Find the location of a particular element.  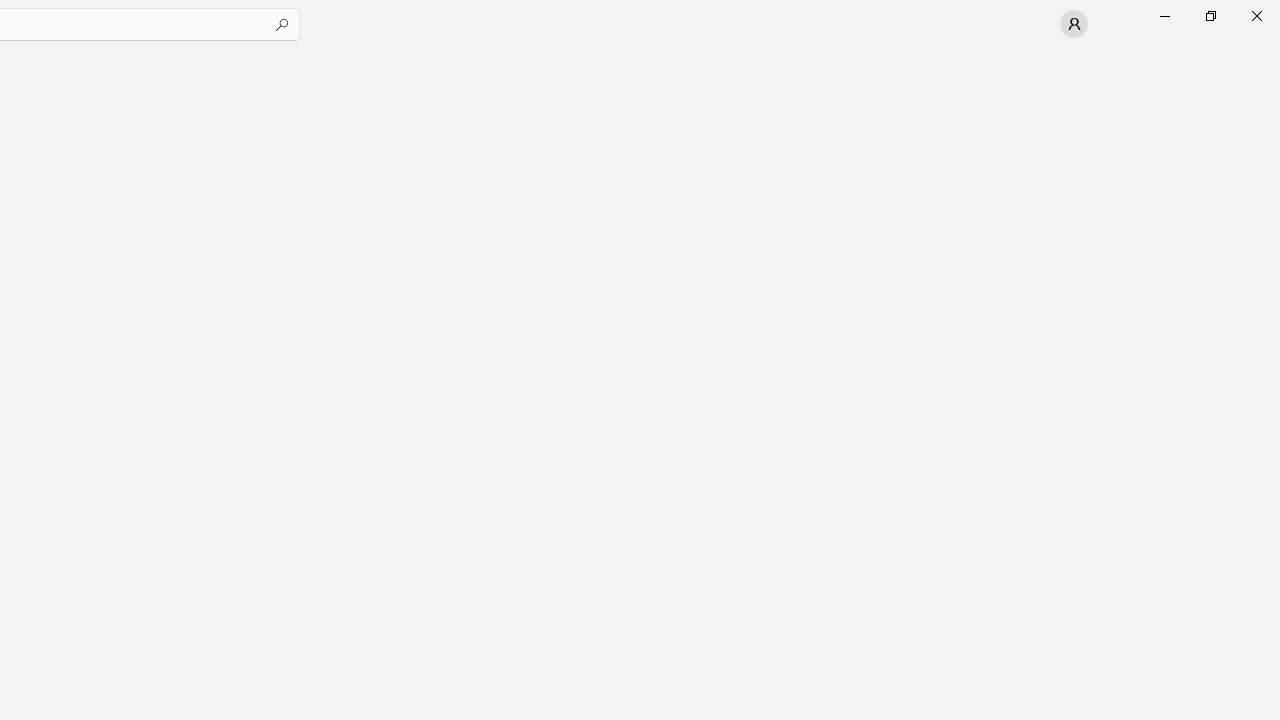

'Minimize Microsoft Store' is located at coordinates (1164, 15).